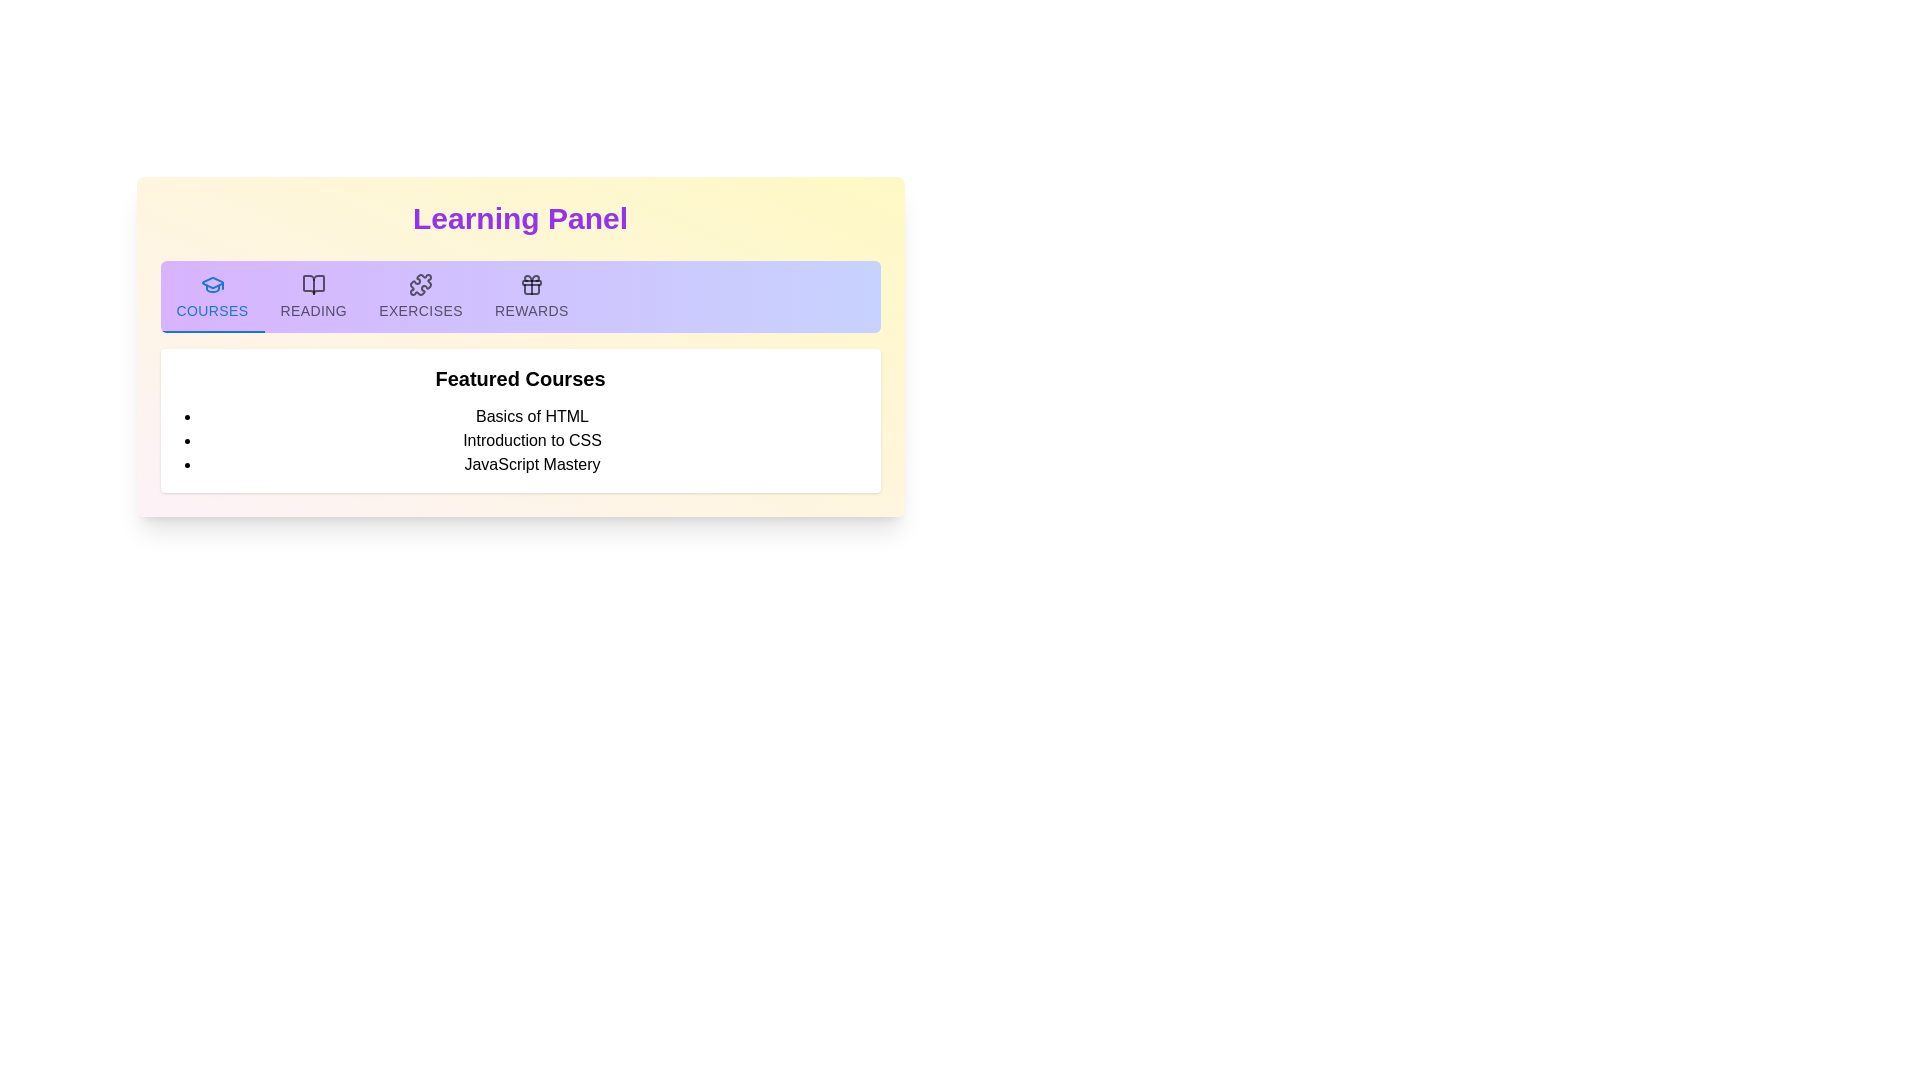 The height and width of the screenshot is (1080, 1920). What do you see at coordinates (532, 415) in the screenshot?
I see `the 'Basics of HTML' course title in the course list` at bounding box center [532, 415].